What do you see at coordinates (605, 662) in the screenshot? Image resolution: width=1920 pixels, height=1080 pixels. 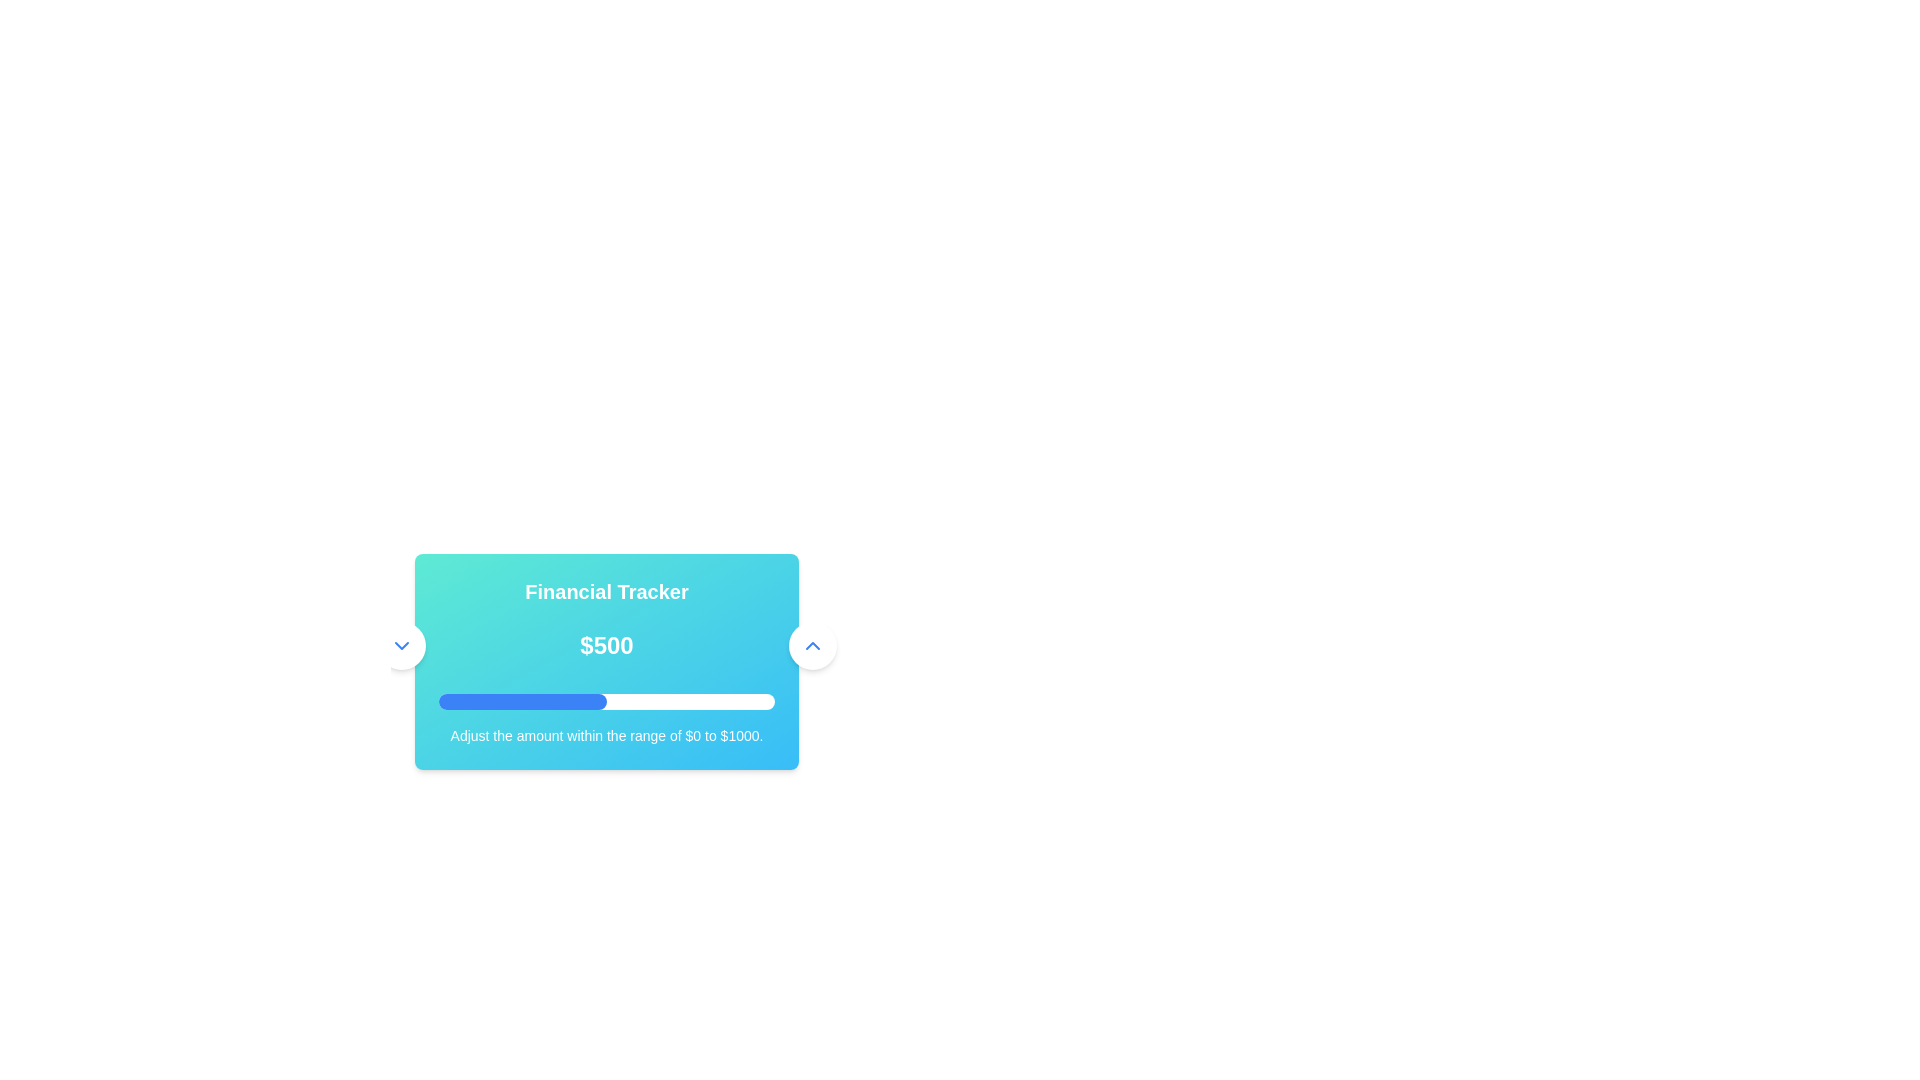 I see `the amount displayed in the interactive financial tracking card to gain focus` at bounding box center [605, 662].